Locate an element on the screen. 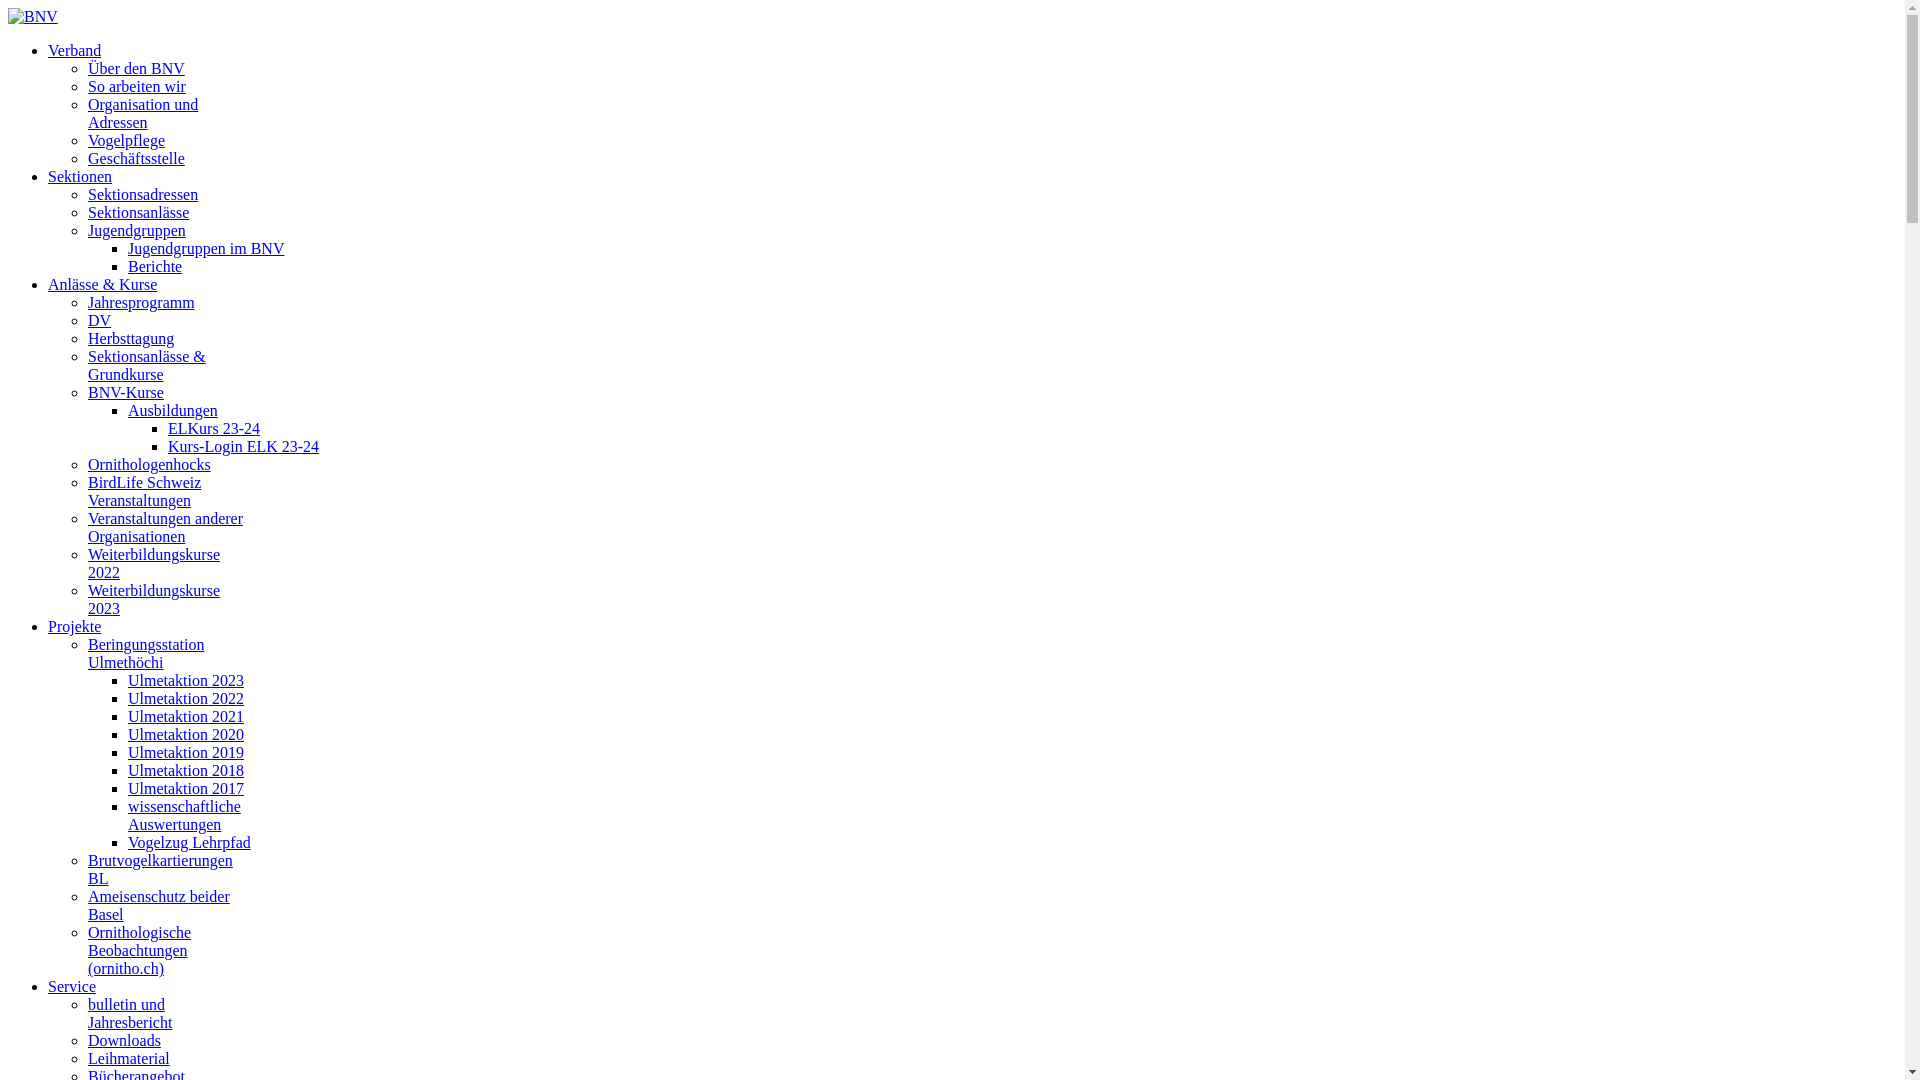 The height and width of the screenshot is (1080, 1920). 'Ausbildungen' is located at coordinates (127, 409).